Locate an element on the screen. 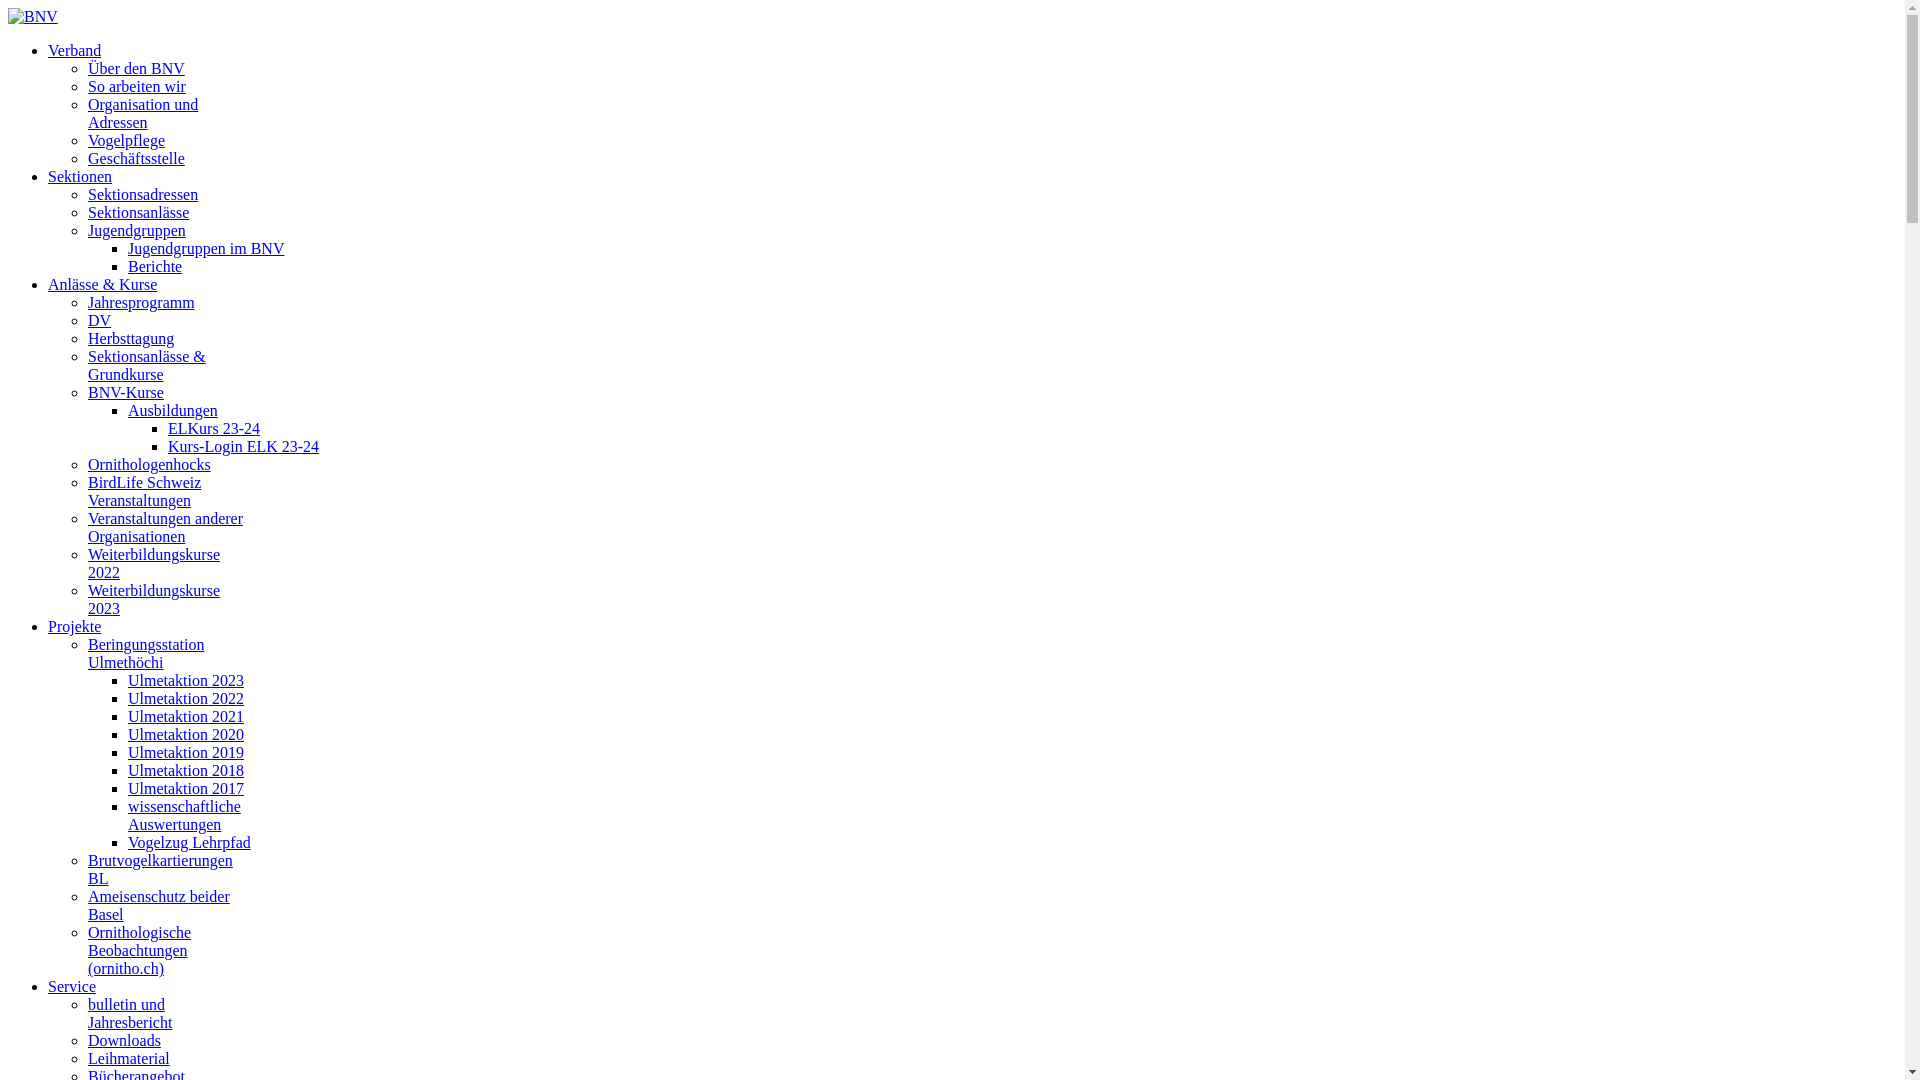 The height and width of the screenshot is (1080, 1920). 'Ausbildungen' is located at coordinates (127, 409).